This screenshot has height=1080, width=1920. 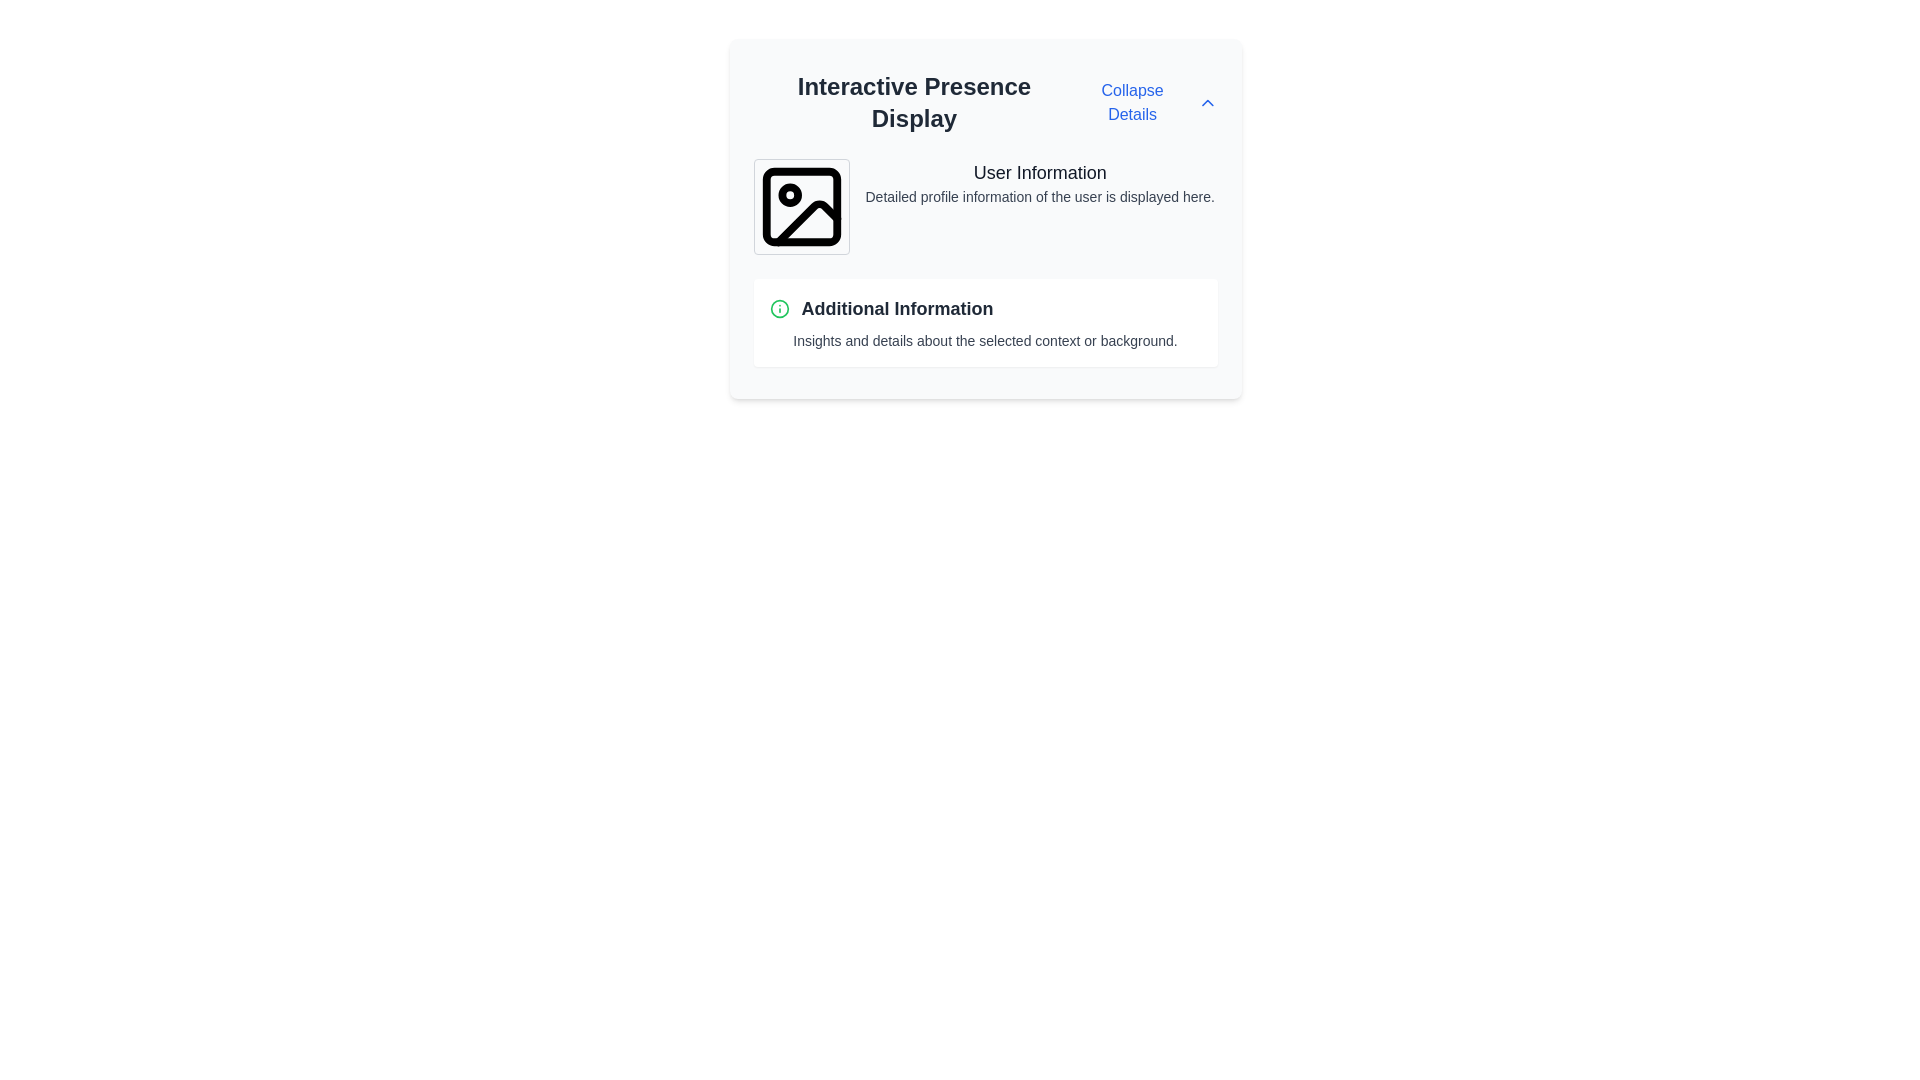 I want to click on the clickable text link styled in blue that displays 'Collapse' on top and 'Details' below, located at the top-right position next to the title text 'Interactive Presence Display', so click(x=1146, y=103).